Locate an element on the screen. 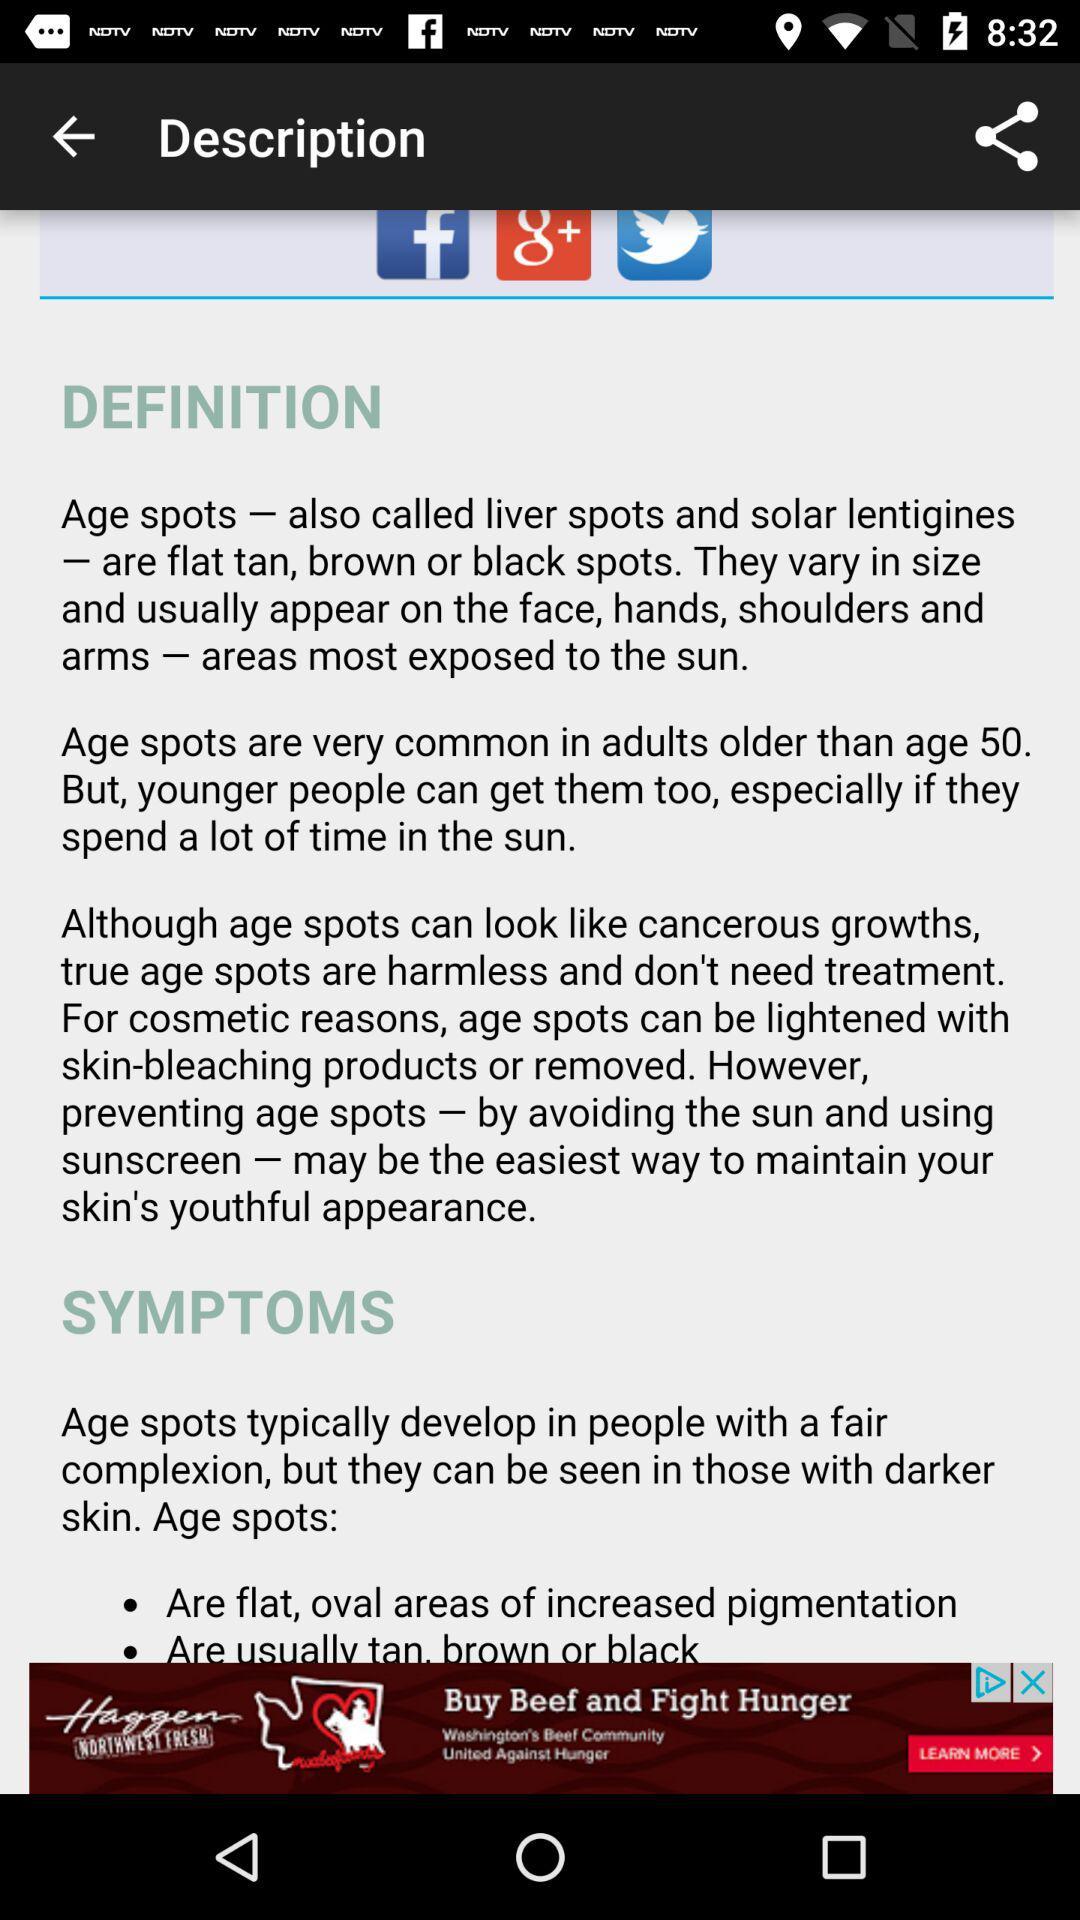  share on google plus is located at coordinates (546, 252).